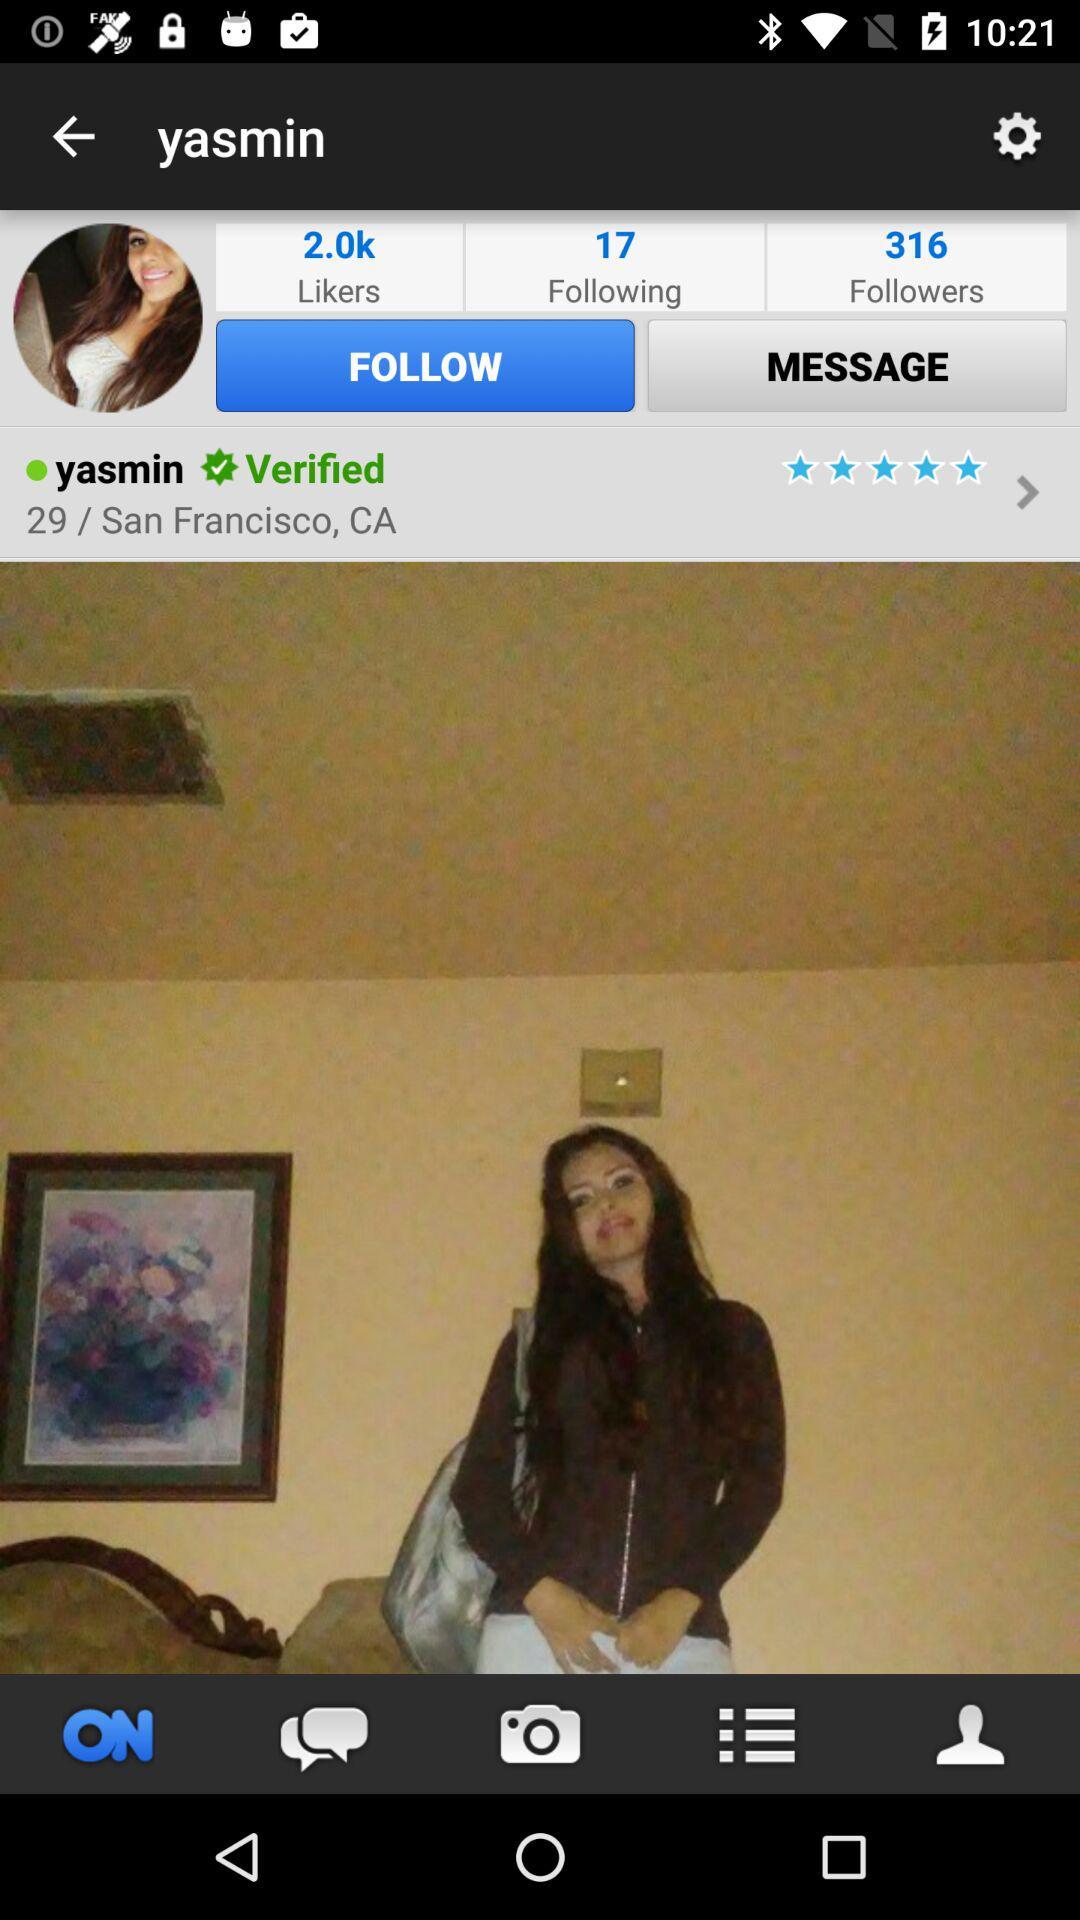 The width and height of the screenshot is (1080, 1920). Describe the element at coordinates (72, 135) in the screenshot. I see `app next to yasmin app` at that location.